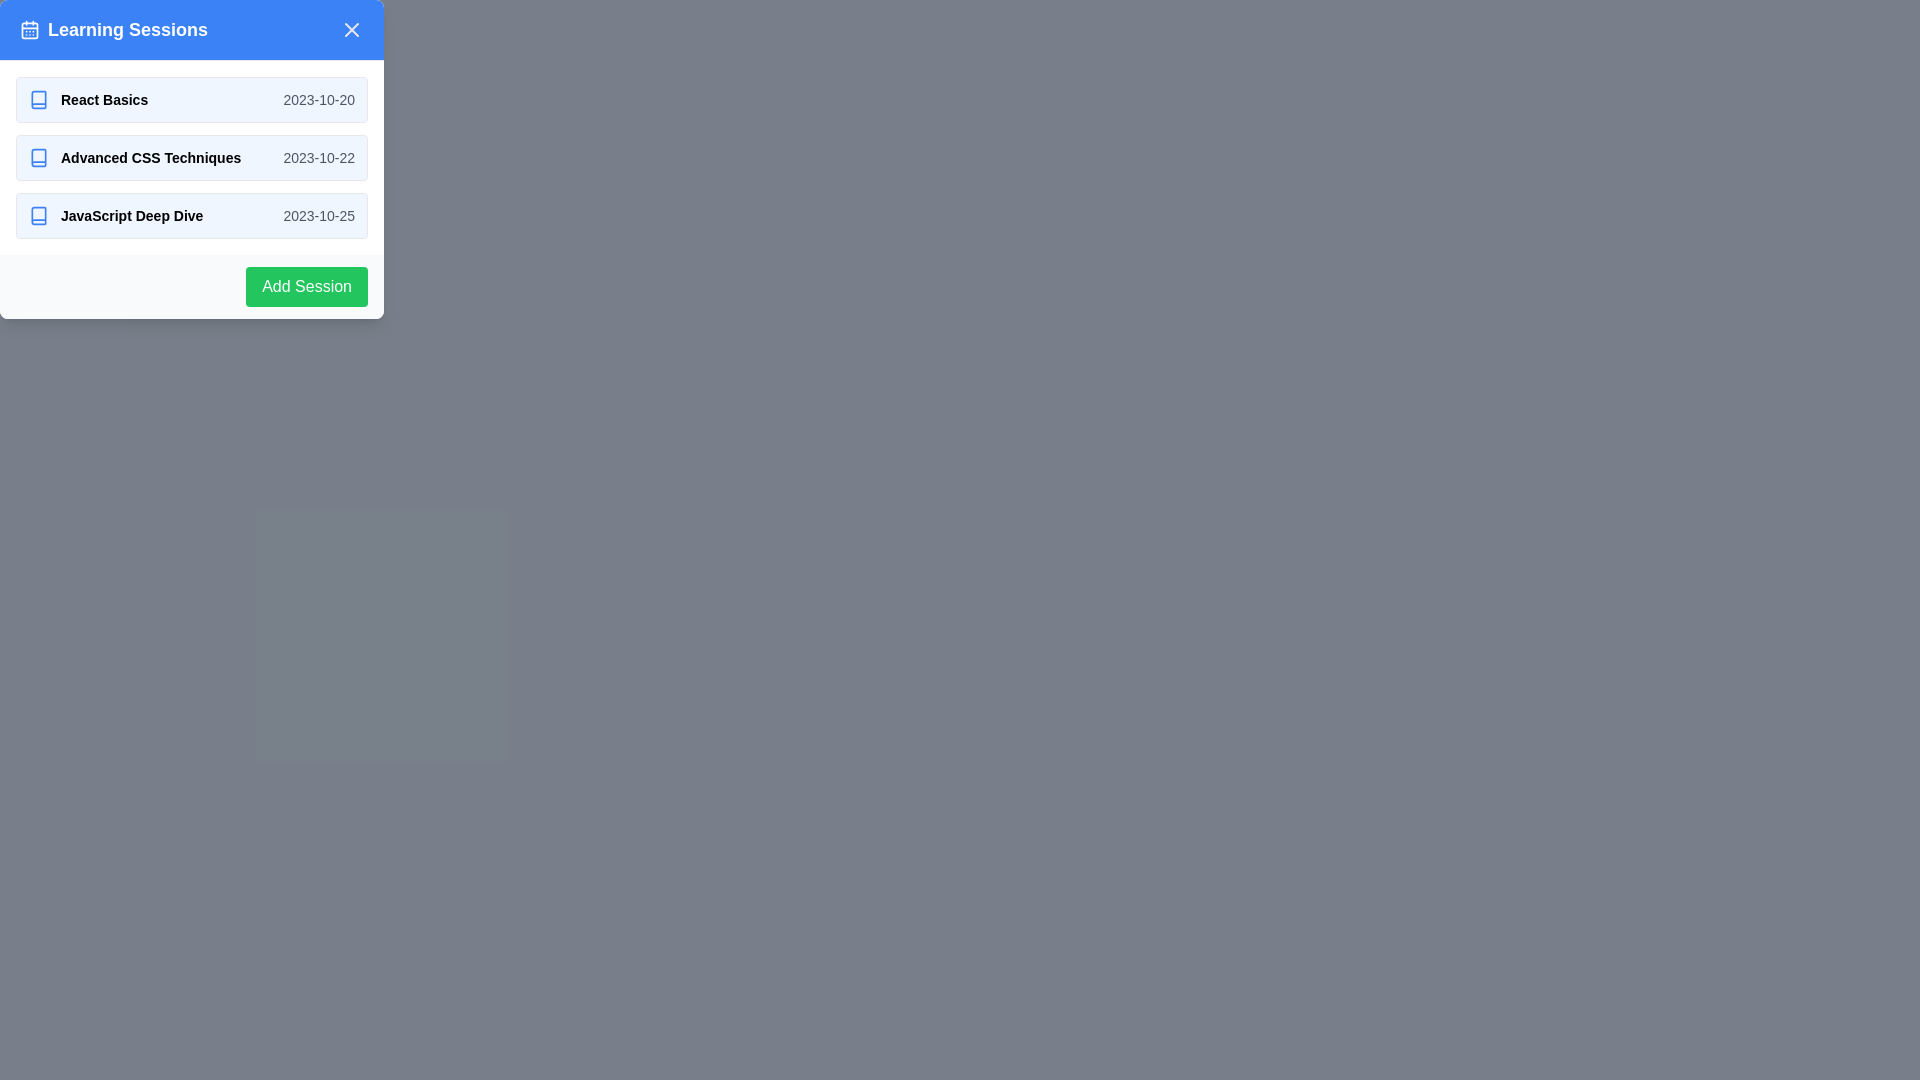 The image size is (1920, 1080). Describe the element at coordinates (29, 30) in the screenshot. I see `the small calendar icon located at the leftmost position of the 'Learning Sessions' title bar` at that location.